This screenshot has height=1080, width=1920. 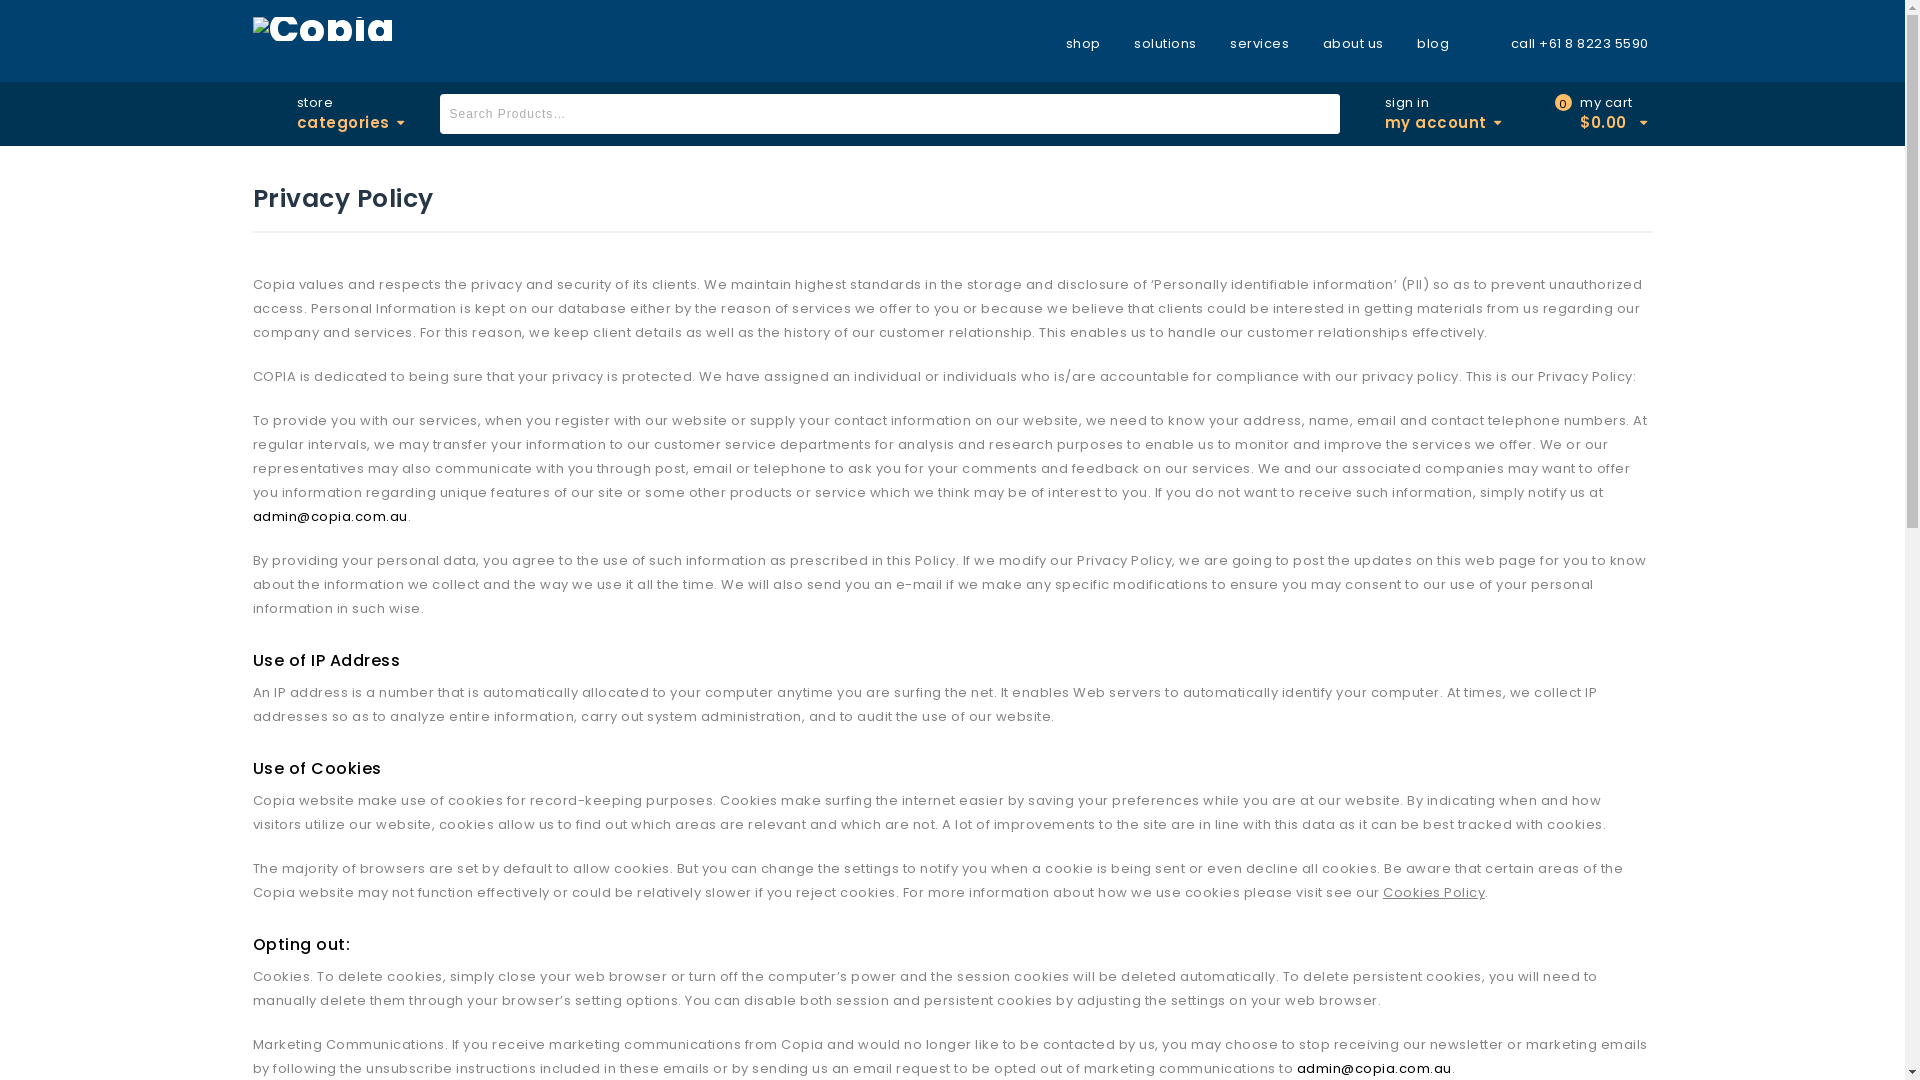 What do you see at coordinates (1353, 42) in the screenshot?
I see `'about us'` at bounding box center [1353, 42].